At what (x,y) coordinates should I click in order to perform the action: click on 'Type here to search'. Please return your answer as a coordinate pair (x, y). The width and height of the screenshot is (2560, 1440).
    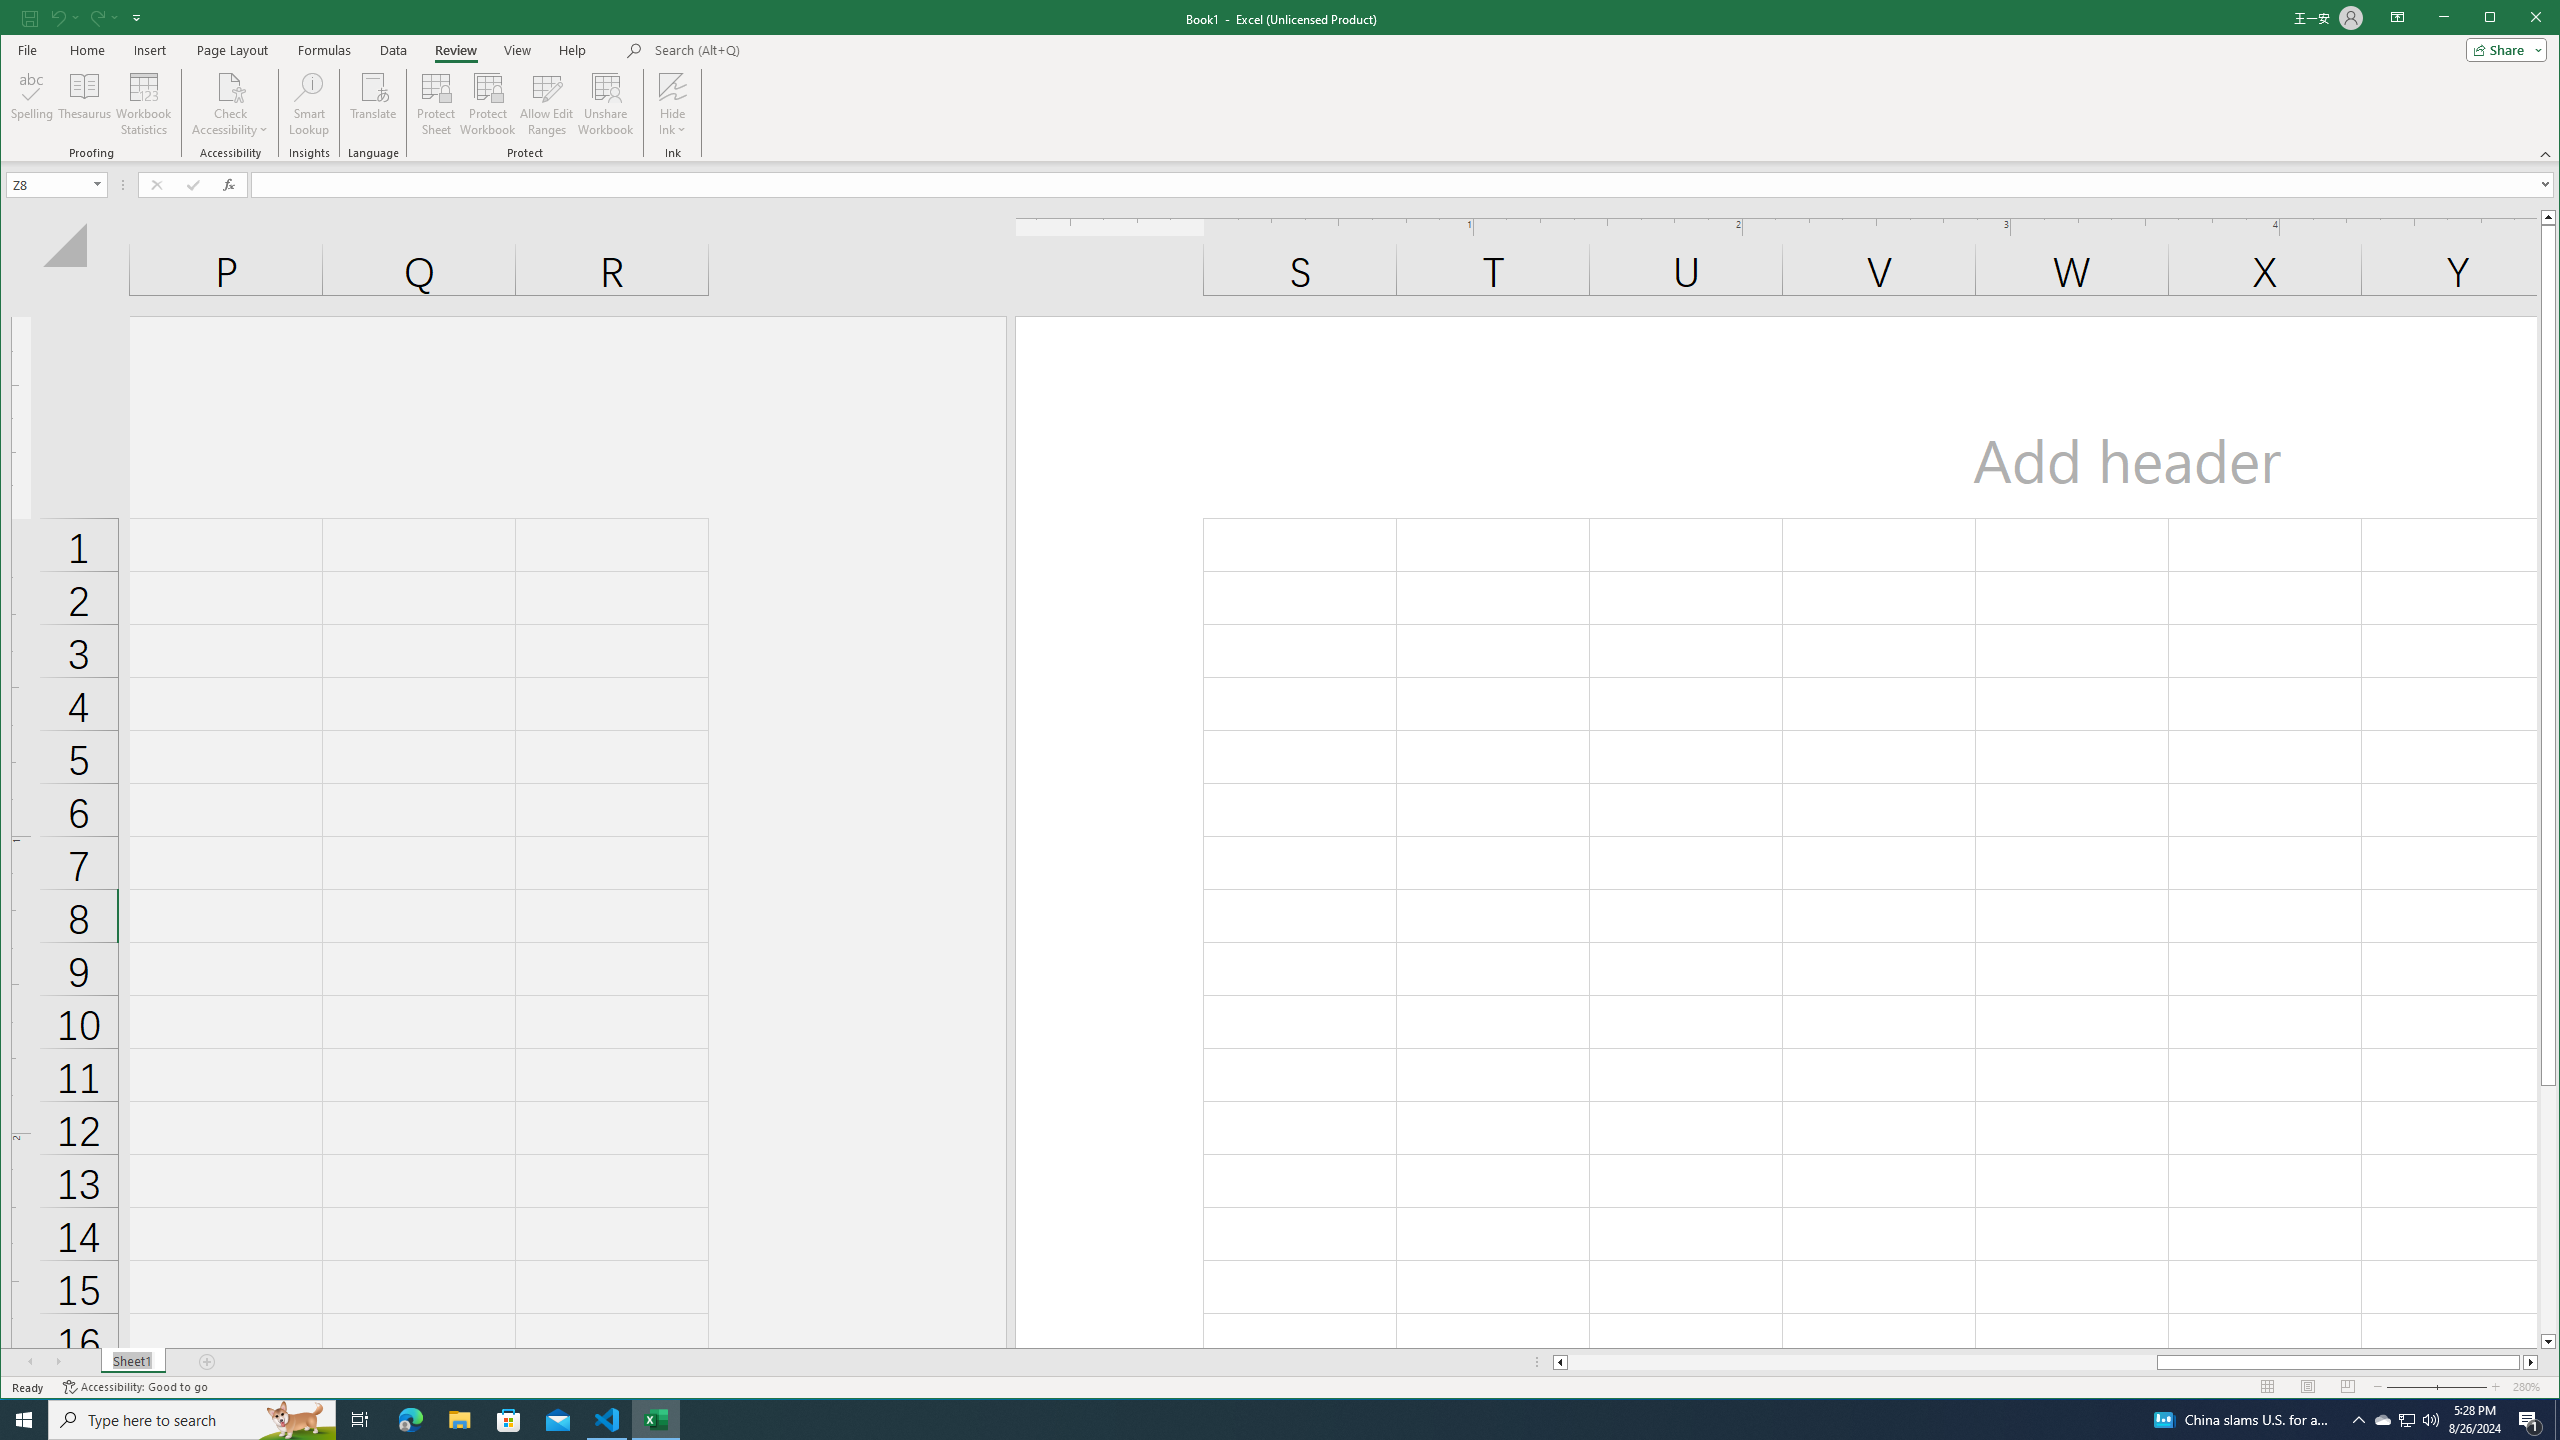
    Looking at the image, I should click on (191, 1418).